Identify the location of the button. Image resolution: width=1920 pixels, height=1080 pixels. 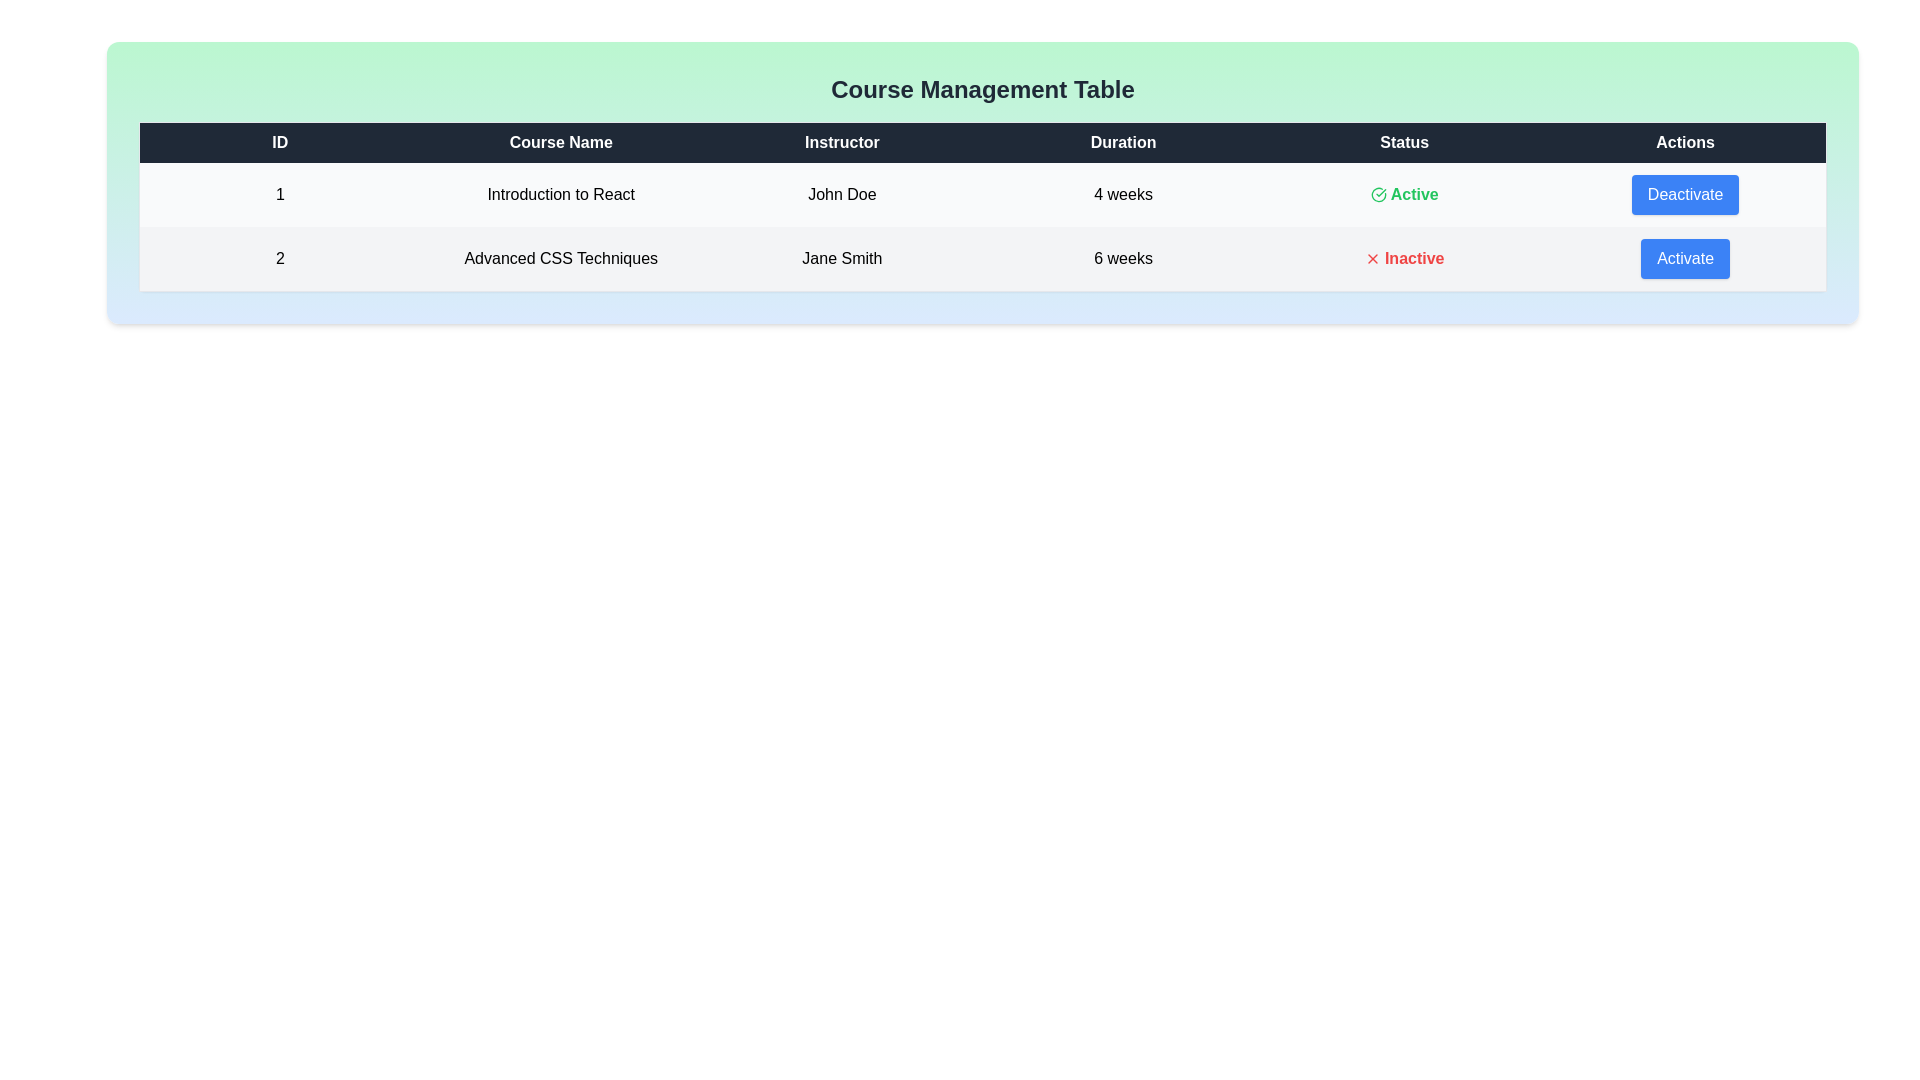
(1684, 258).